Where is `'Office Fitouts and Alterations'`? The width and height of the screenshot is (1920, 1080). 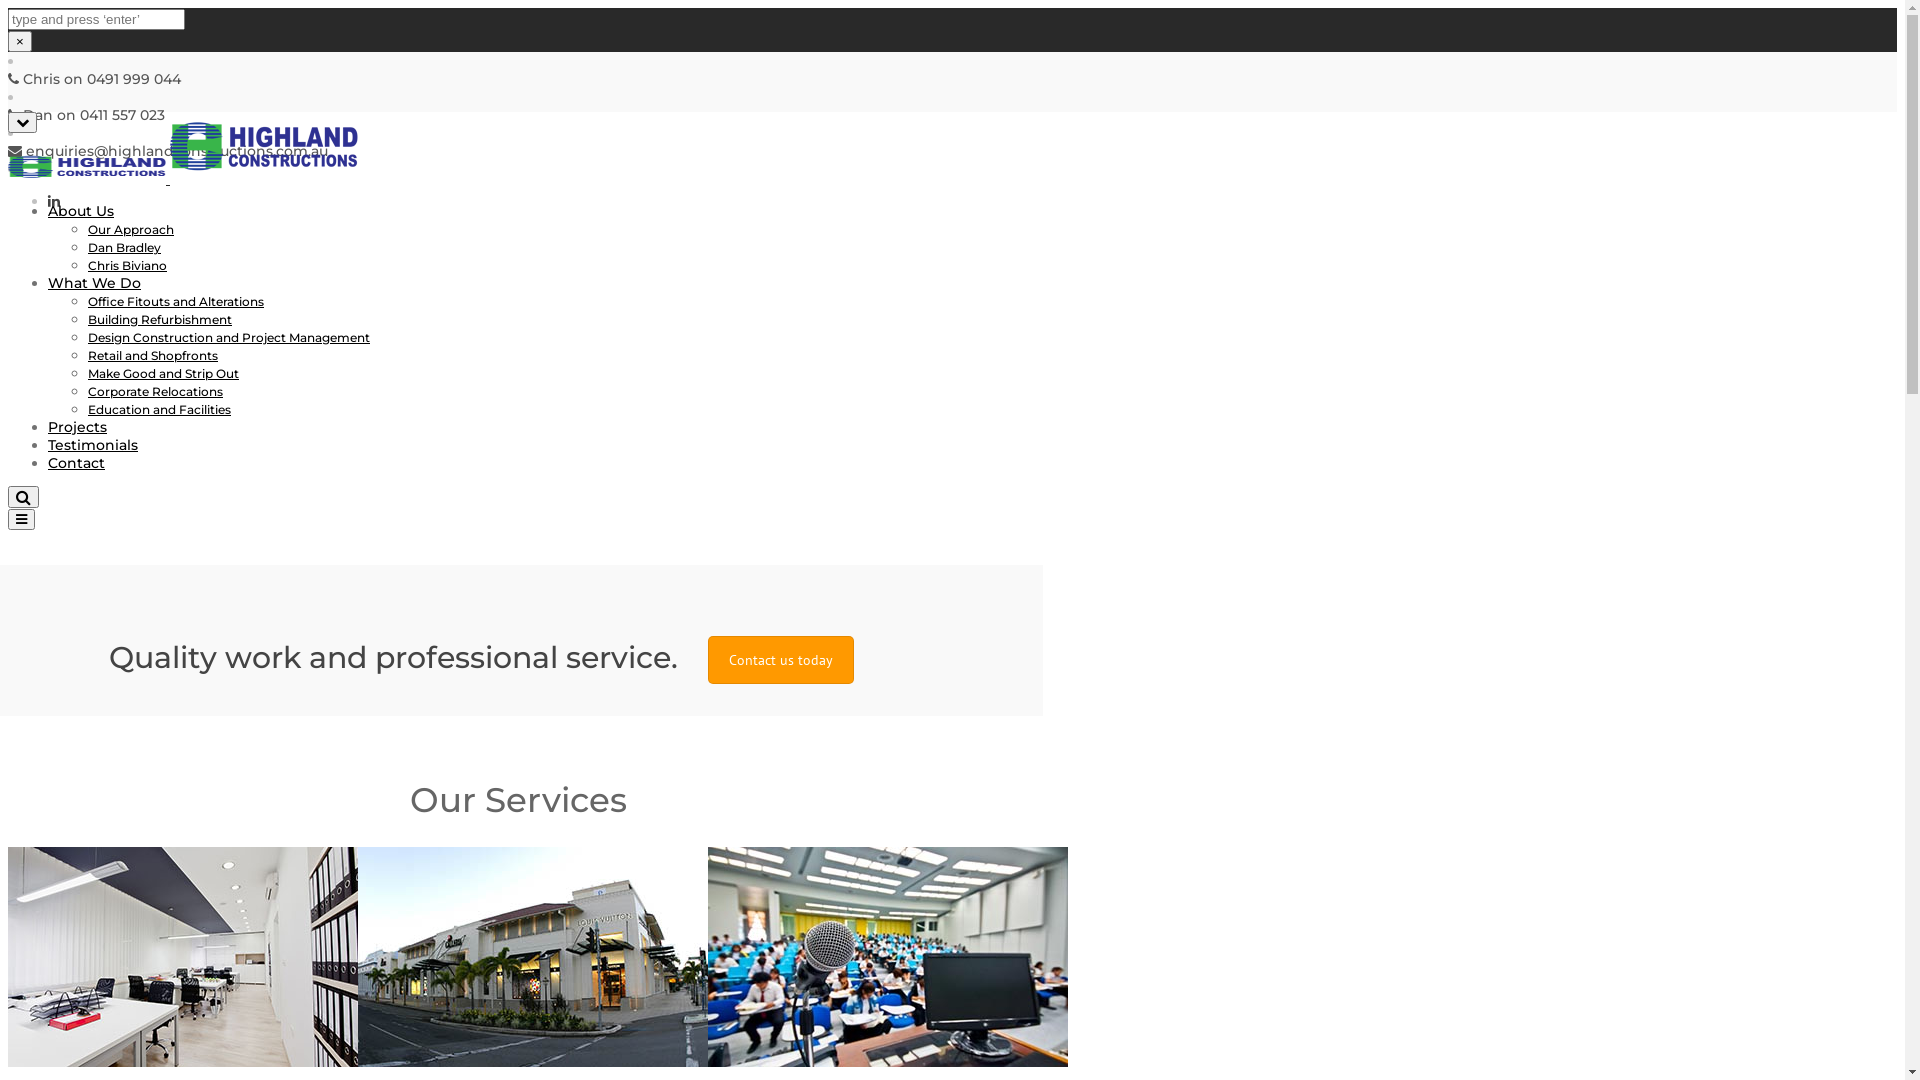
'Office Fitouts and Alterations' is located at coordinates (176, 301).